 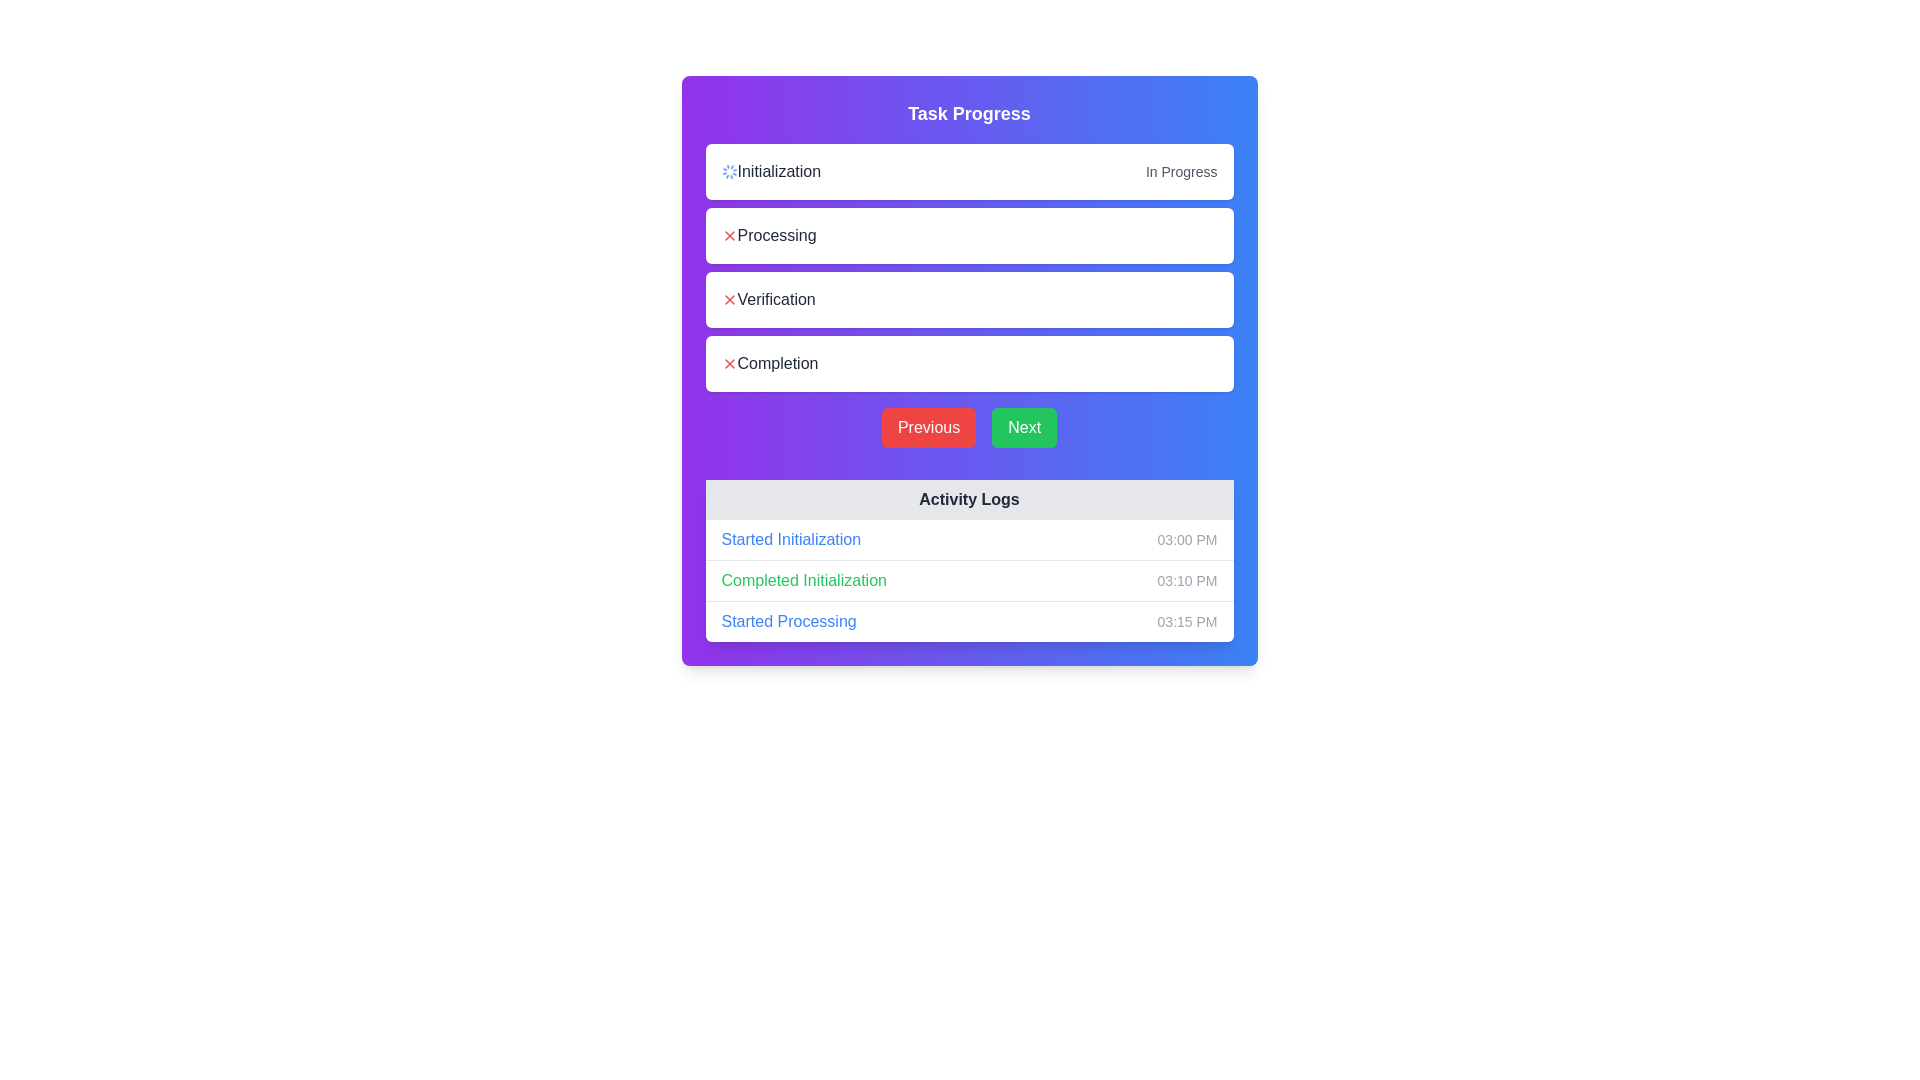 What do you see at coordinates (1187, 581) in the screenshot?
I see `the light gray timestamp reading '03:10 PM' in the Activity Logs section, which is aligned to the right of the 'Completed Initialization' activity` at bounding box center [1187, 581].